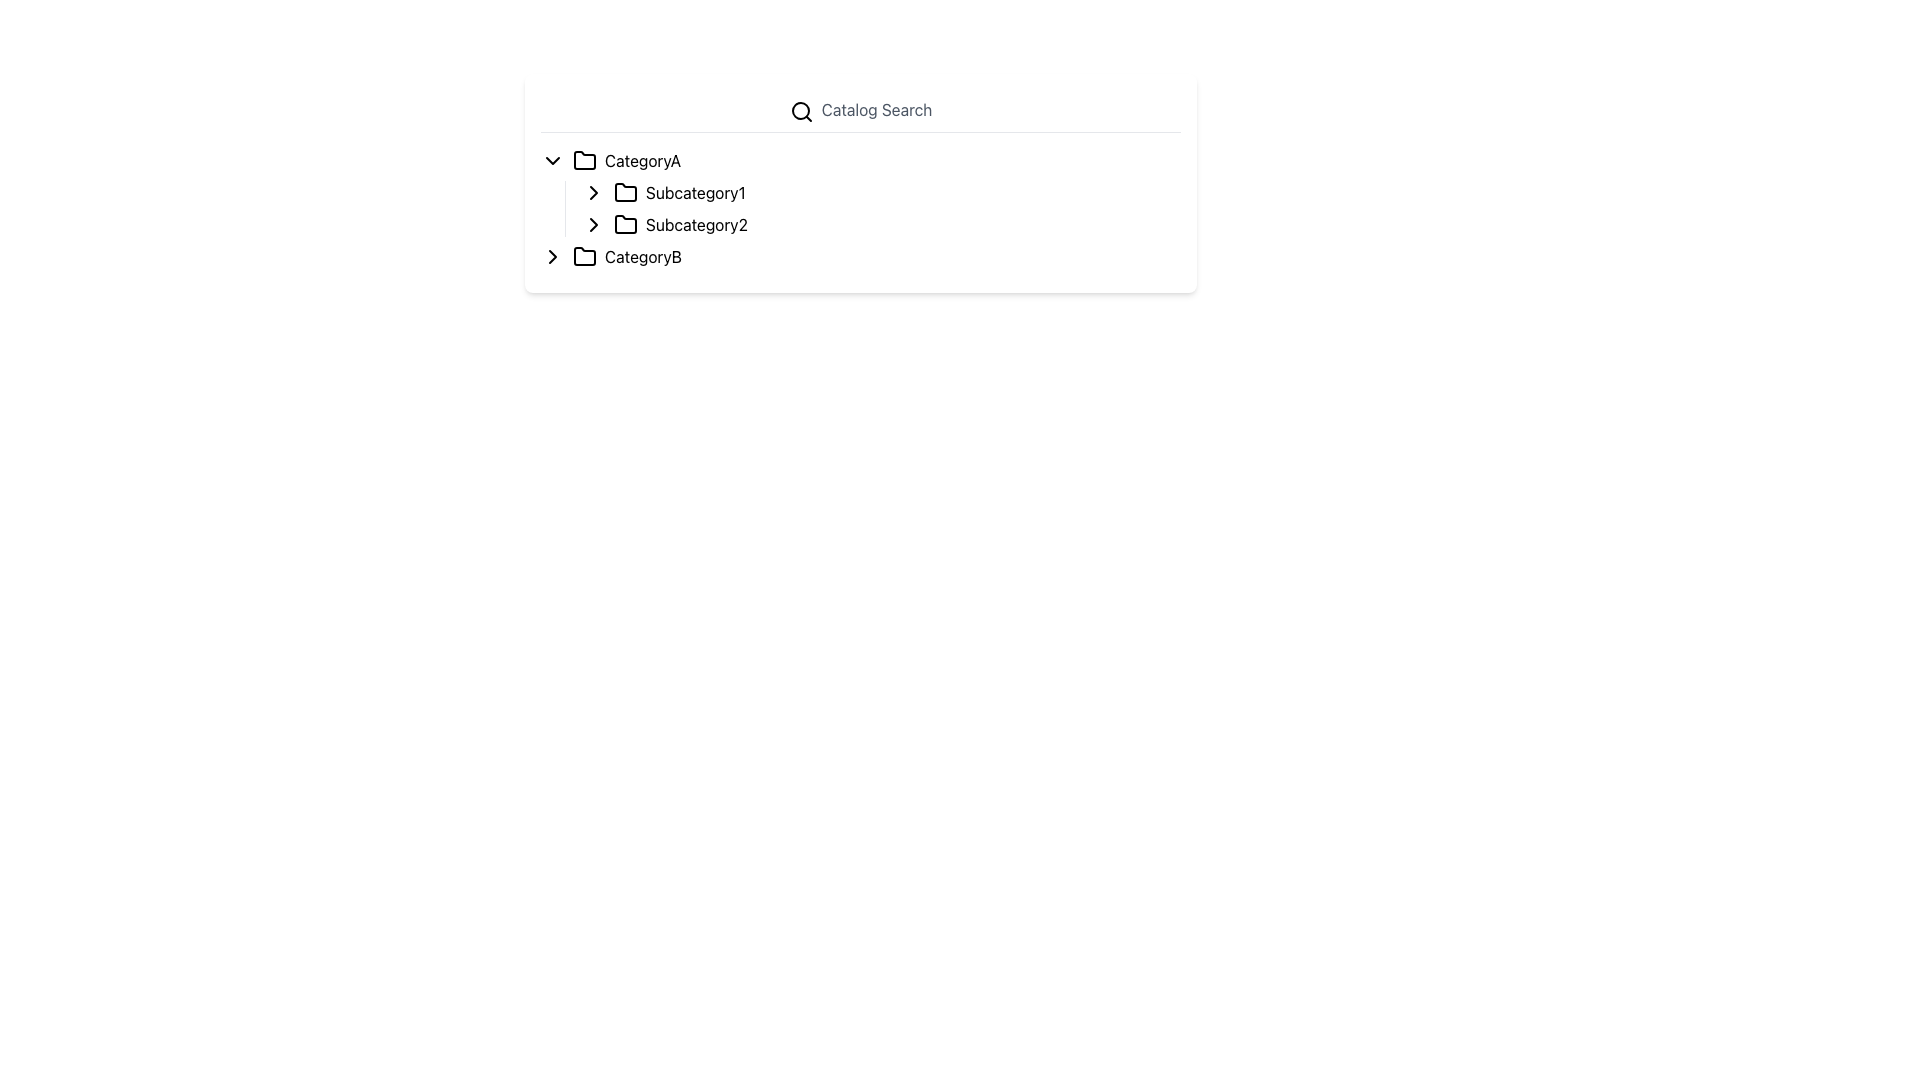  What do you see at coordinates (593, 192) in the screenshot?
I see `the rightward-pointing chevron icon located to the left of the text label 'Subcategory1'` at bounding box center [593, 192].